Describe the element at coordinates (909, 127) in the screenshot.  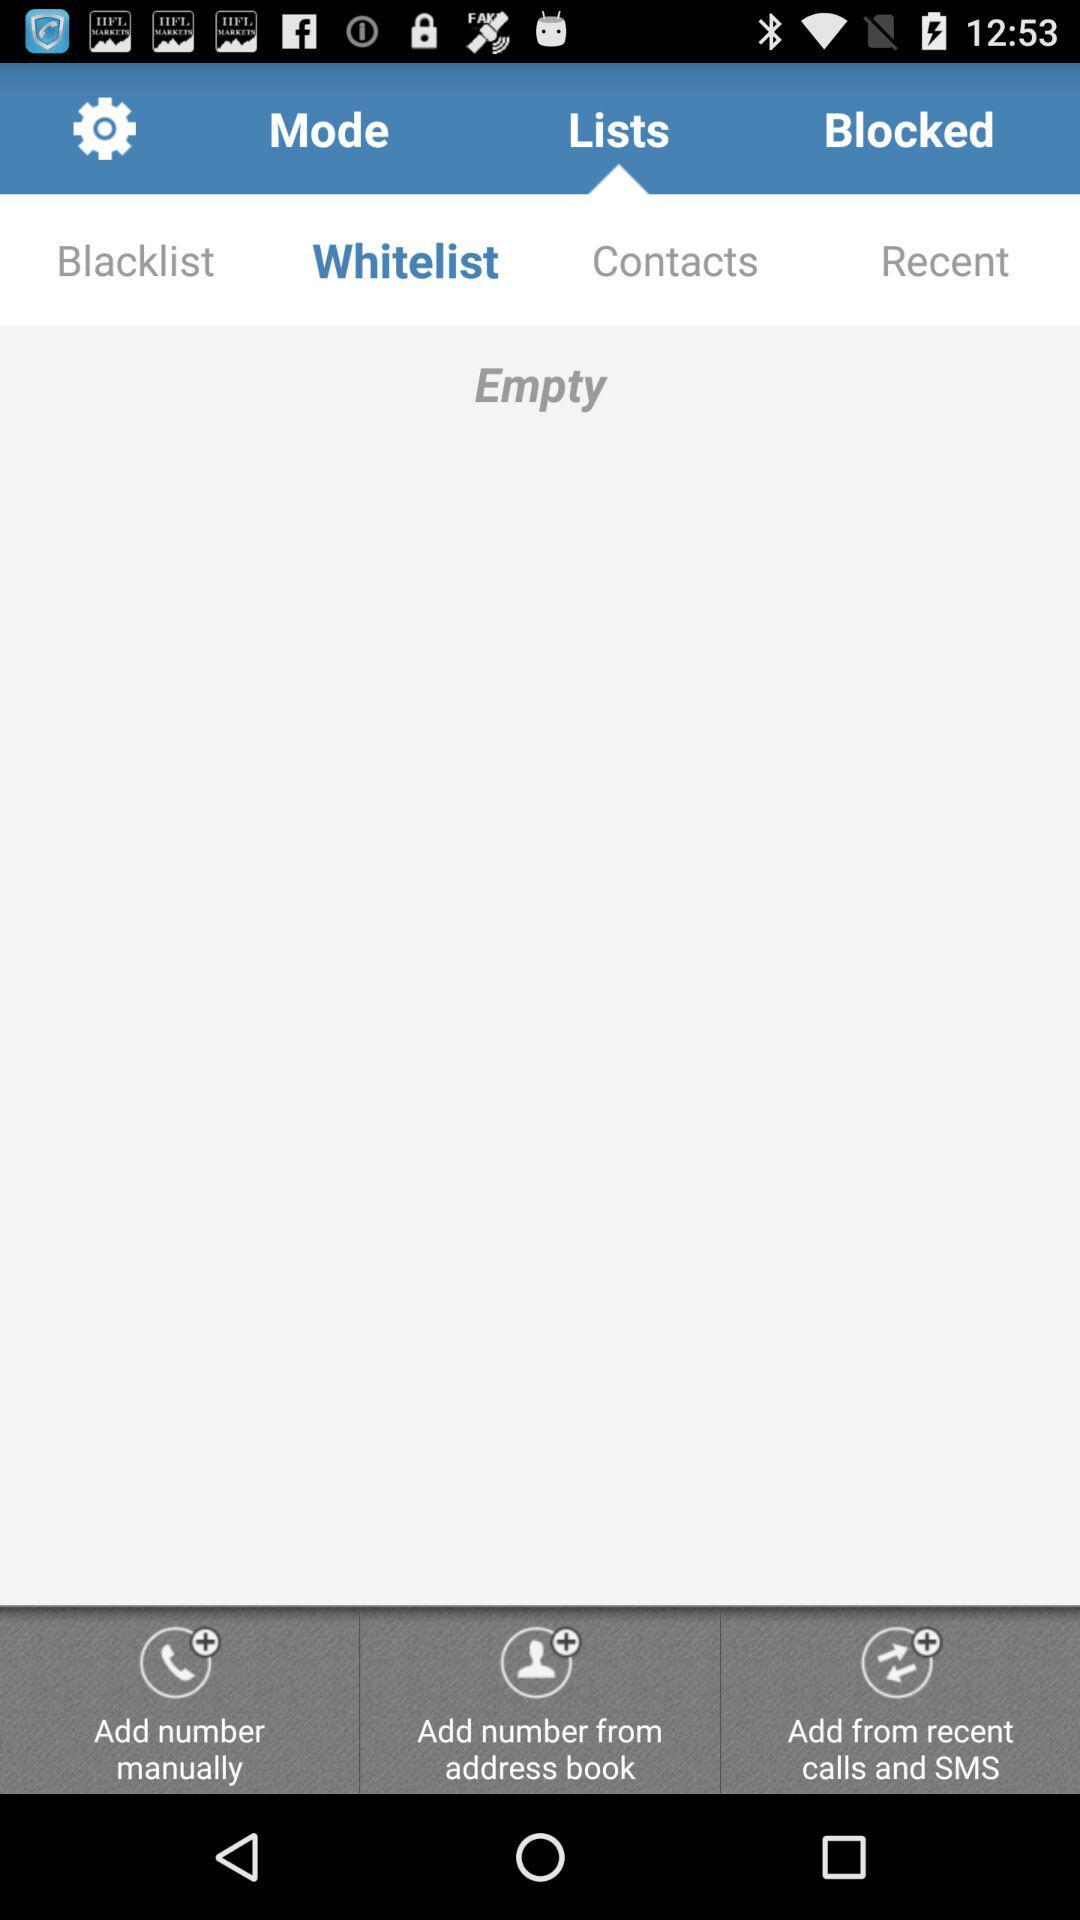
I see `the icon next to lists` at that location.